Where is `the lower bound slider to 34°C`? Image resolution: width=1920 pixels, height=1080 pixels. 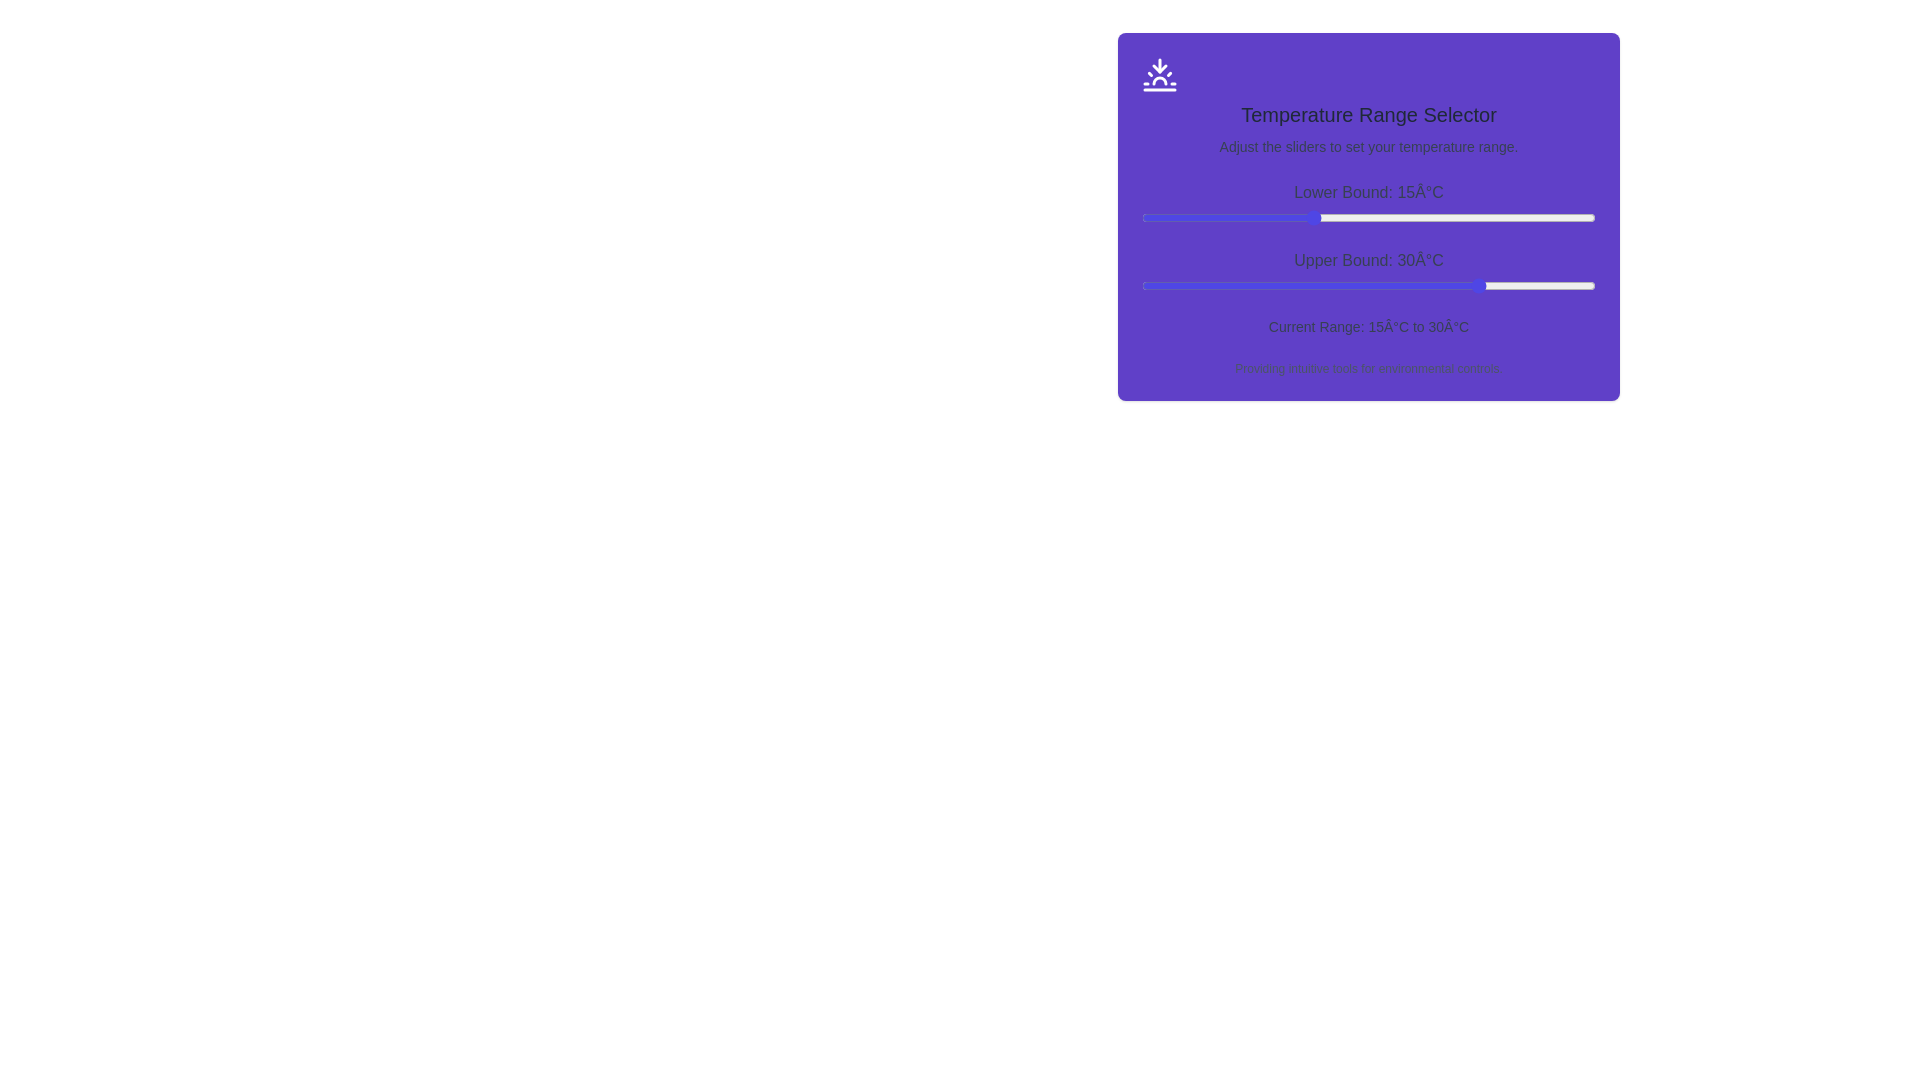
the lower bound slider to 34°C is located at coordinates (1526, 218).